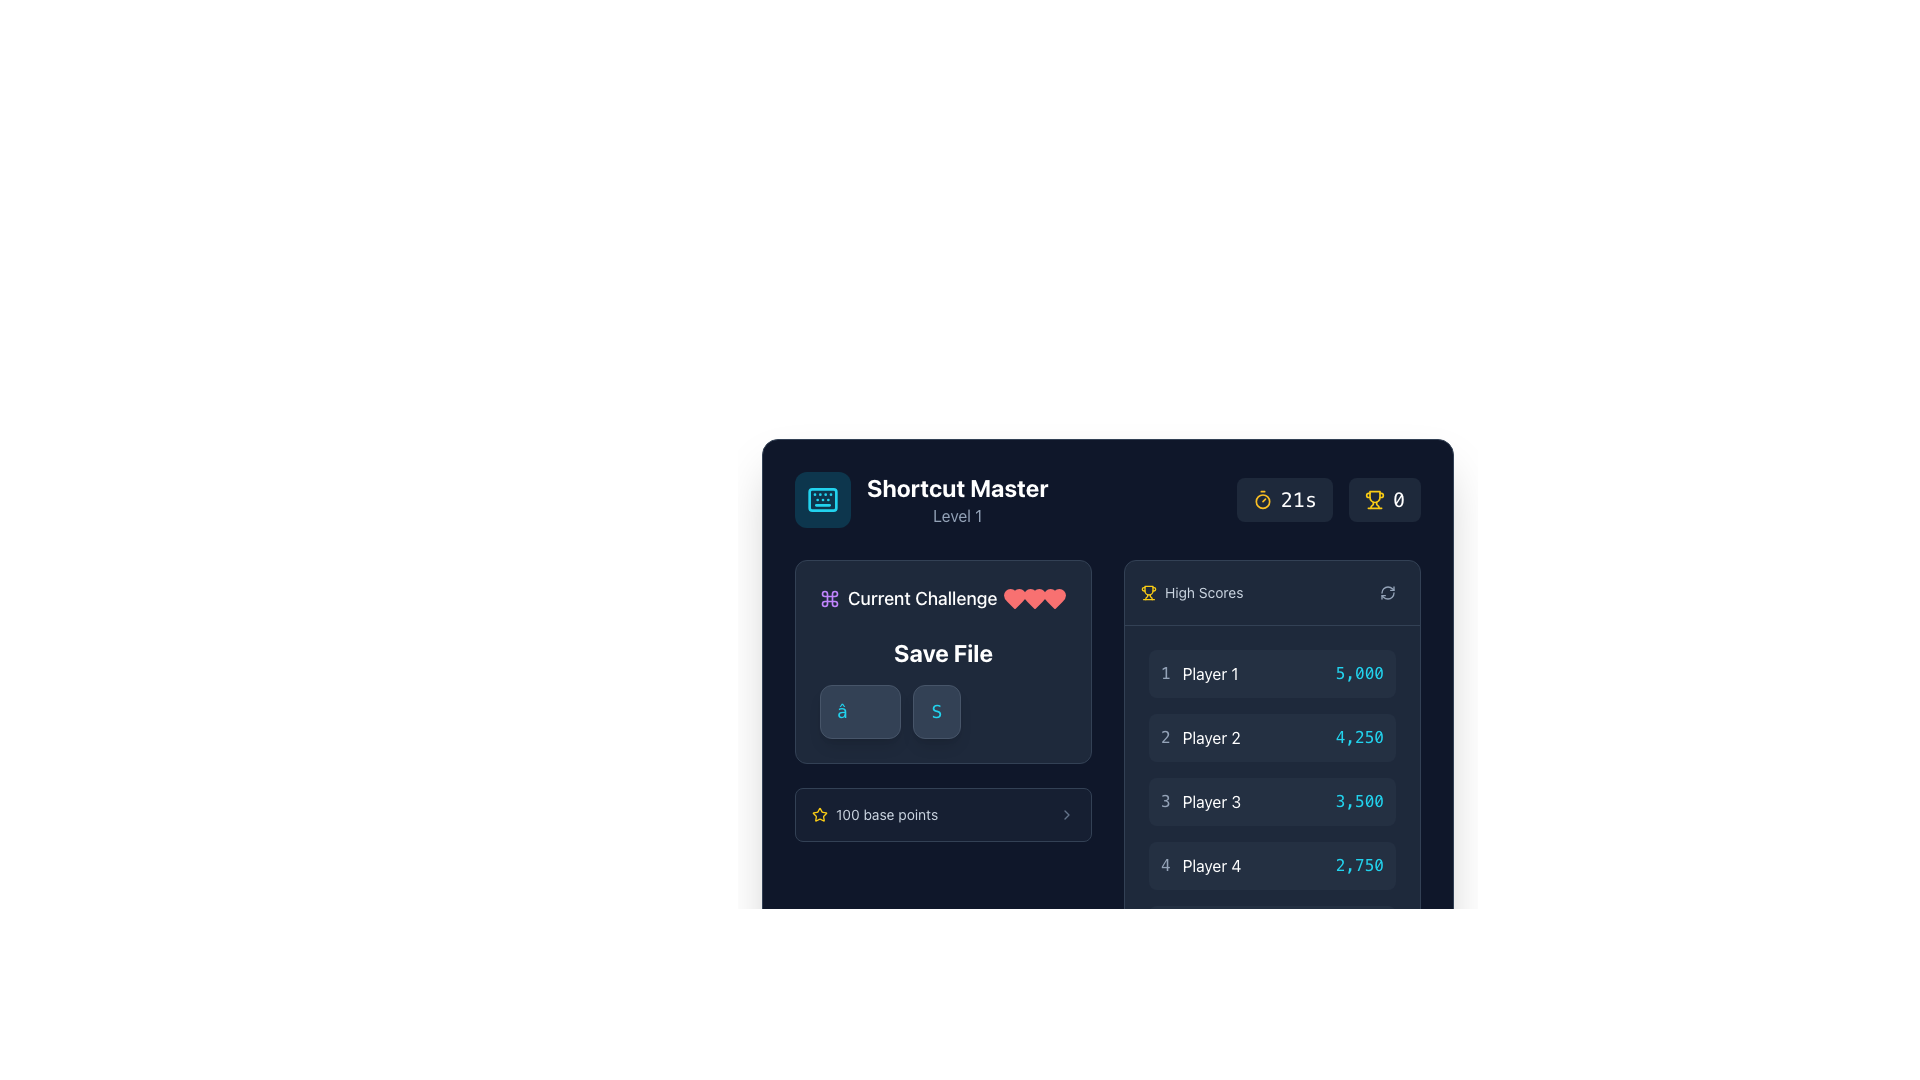  Describe the element at coordinates (1271, 865) in the screenshot. I see `the list item displaying '4 Player 4' with a cyan numerical value '2,750' in the 'High Scores' panel` at that location.